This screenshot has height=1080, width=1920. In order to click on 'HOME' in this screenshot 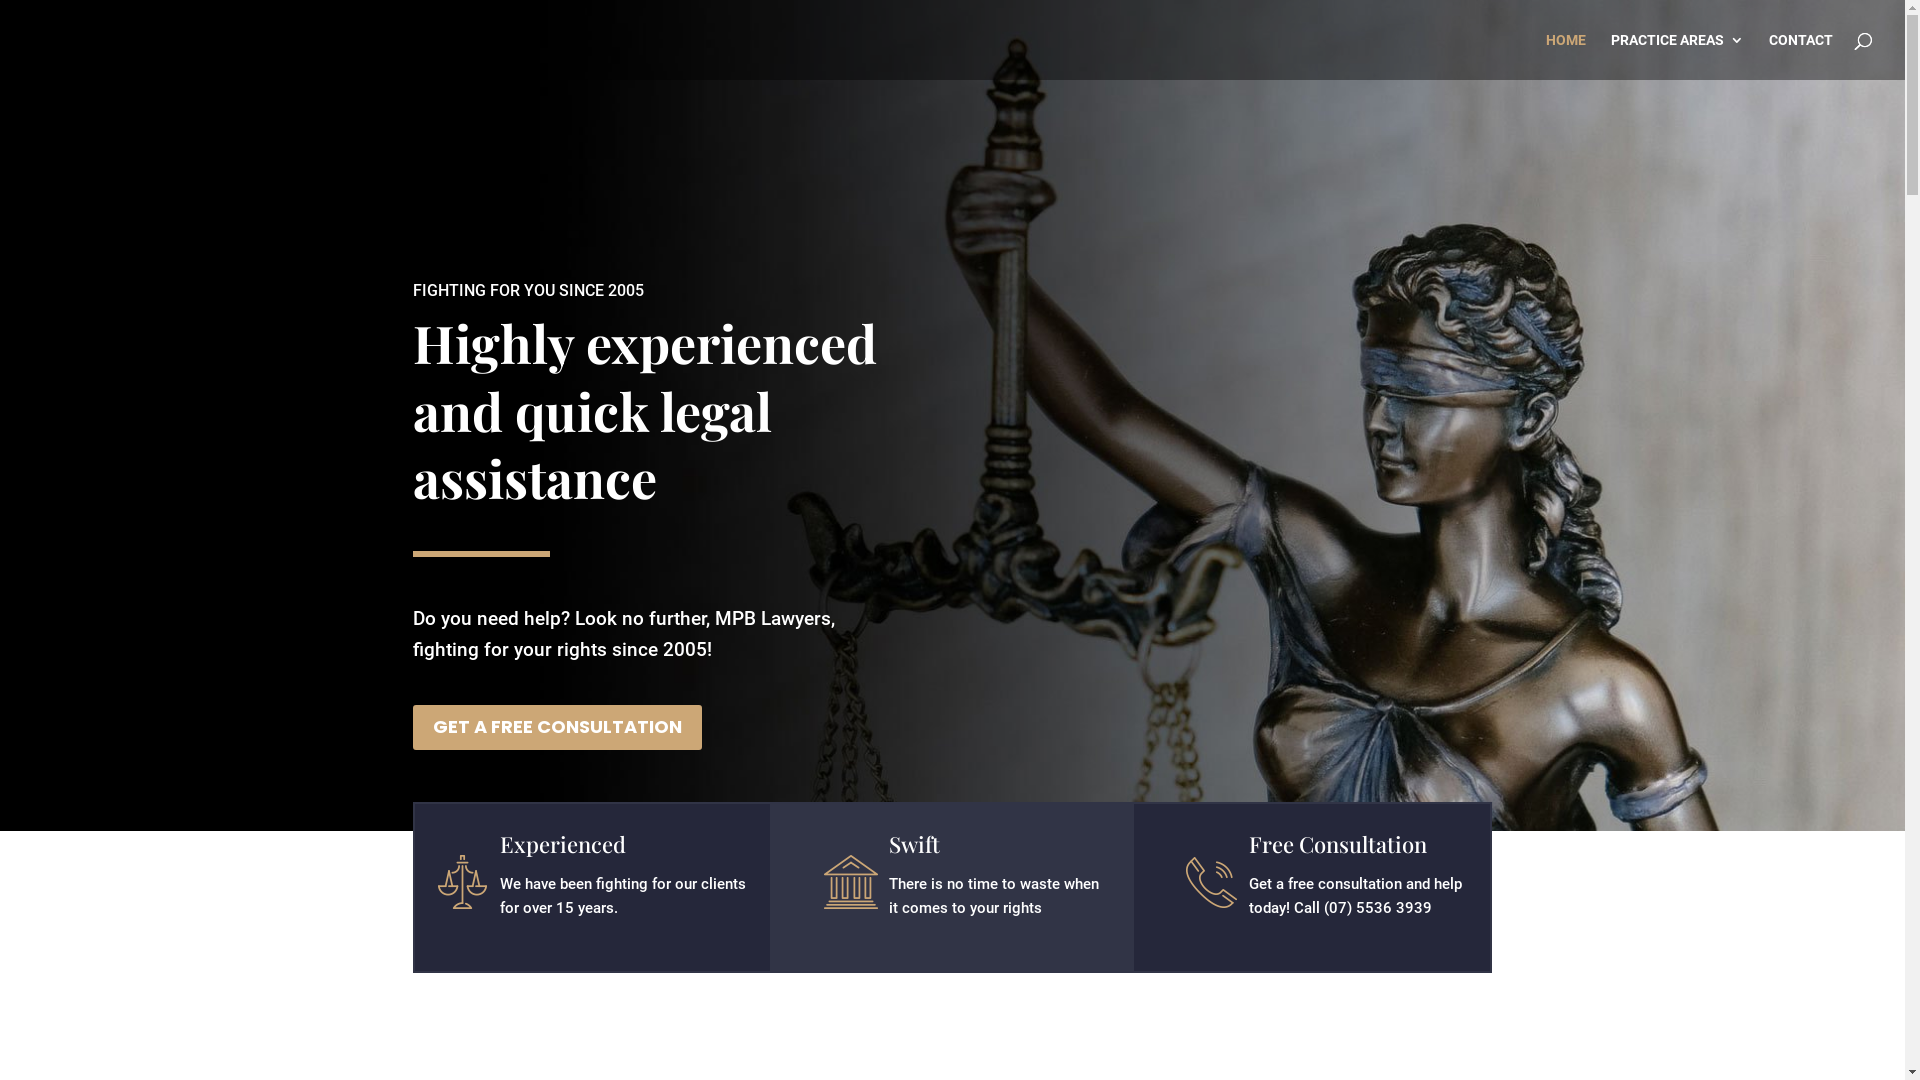, I will do `click(1564, 55)`.